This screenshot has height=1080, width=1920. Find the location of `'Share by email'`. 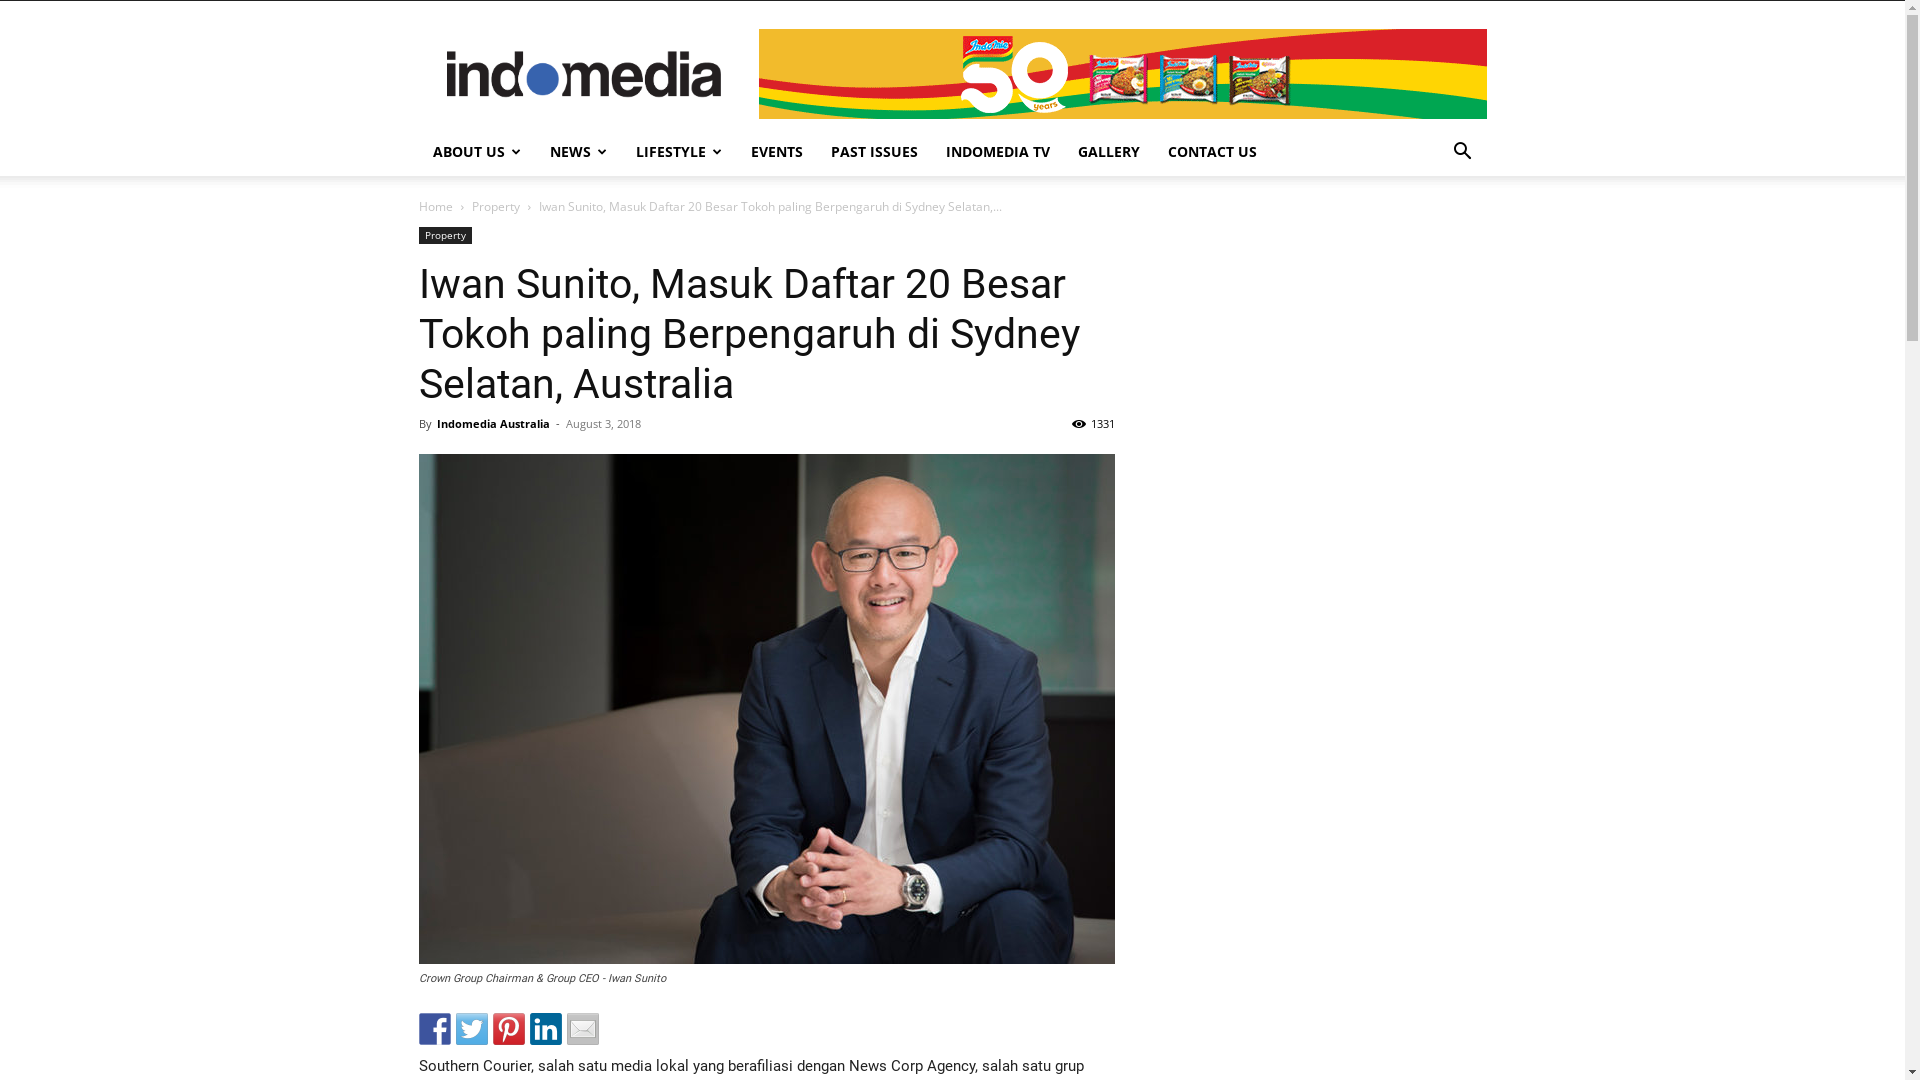

'Share by email' is located at coordinates (580, 1029).